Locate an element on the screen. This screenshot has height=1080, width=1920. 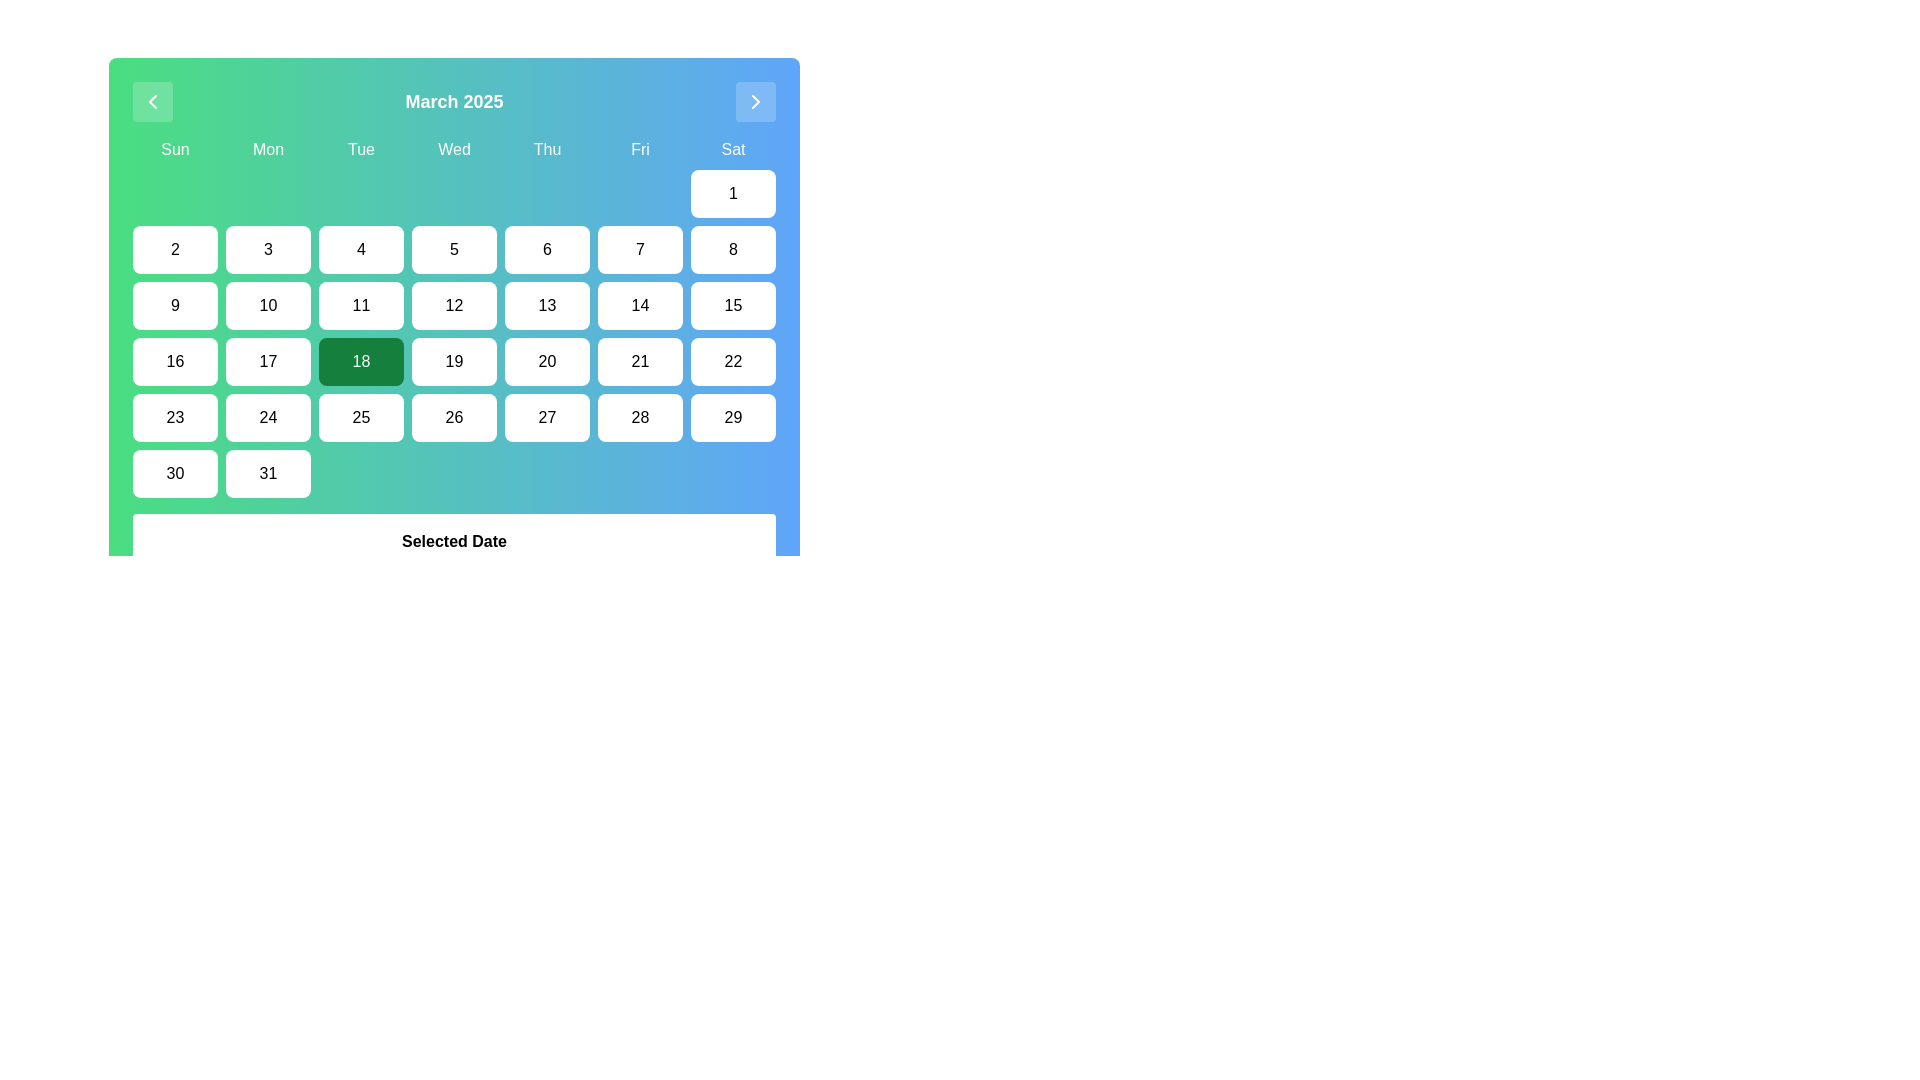
the static text element that displays the current month and year on the calendar interface, located at the center of the header section, between the left and right chevron icons is located at coordinates (453, 101).